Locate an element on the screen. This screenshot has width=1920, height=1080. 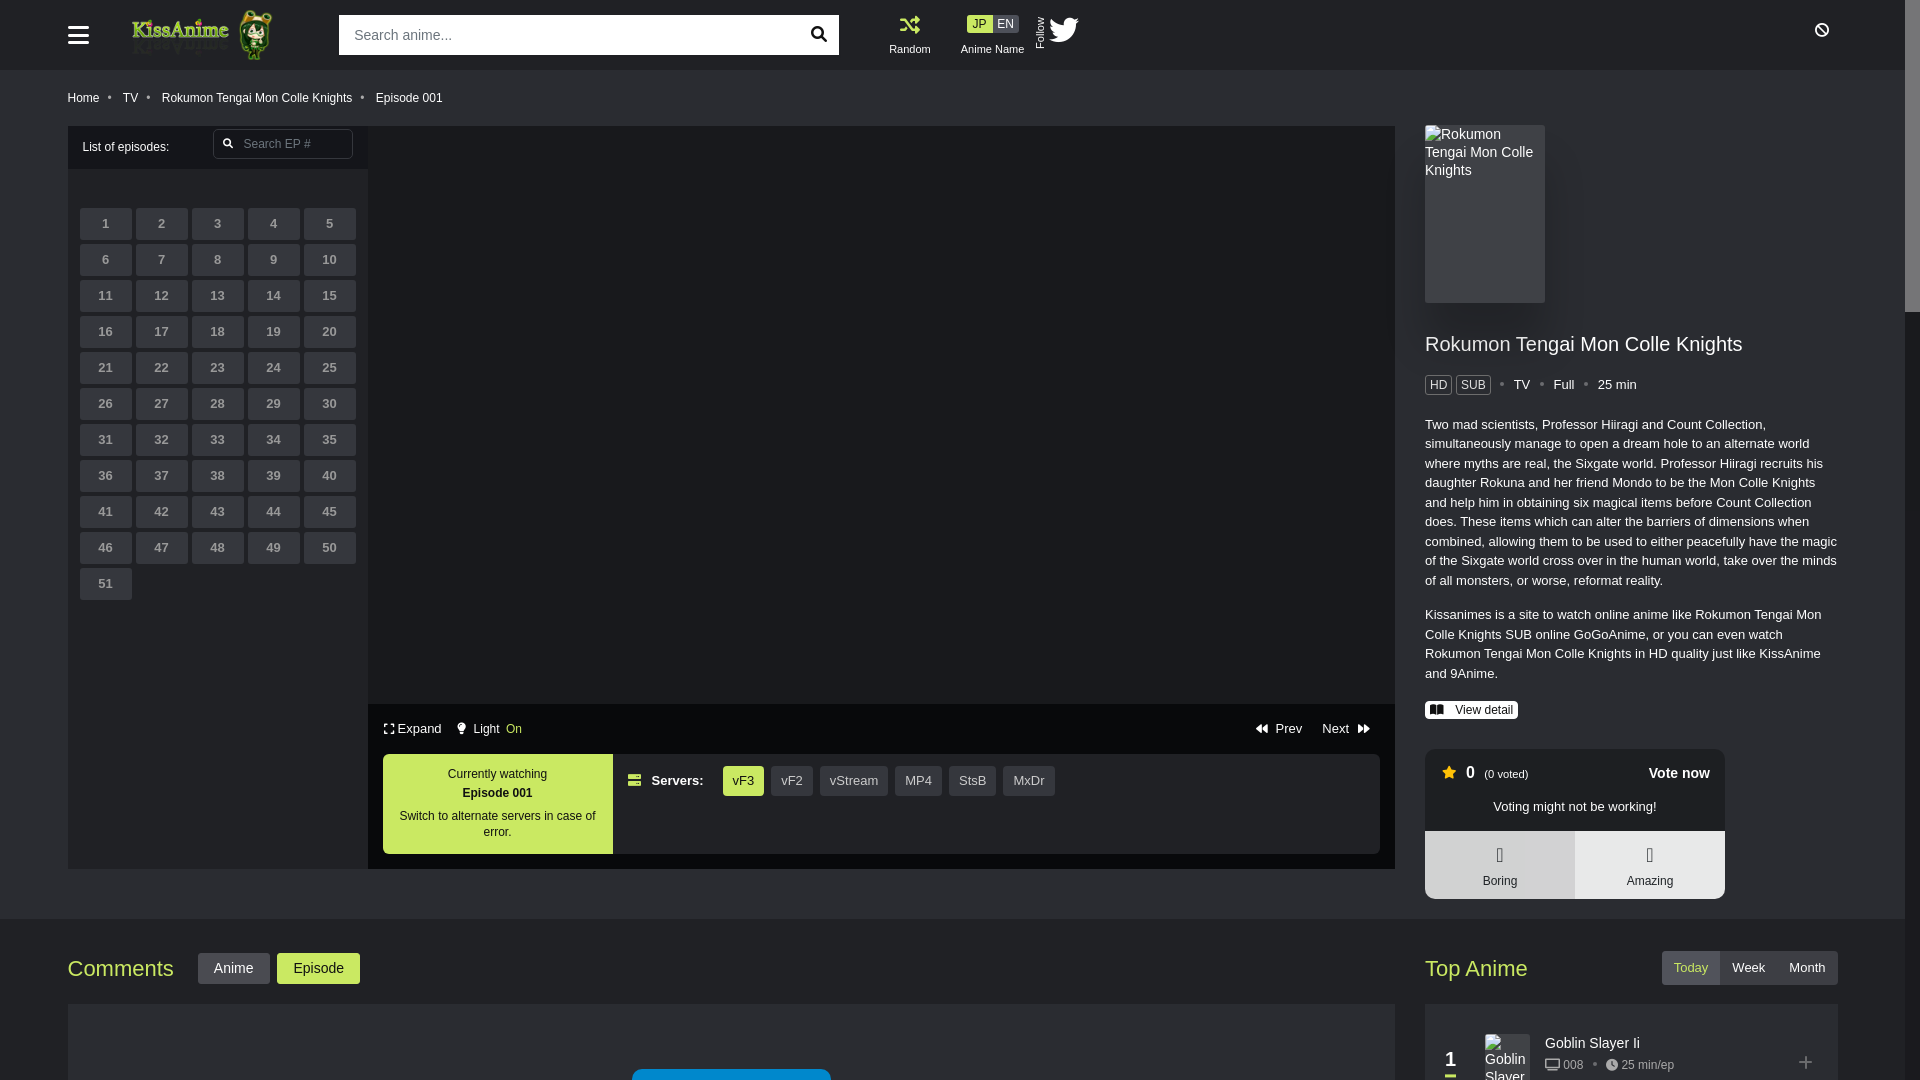
'46' is located at coordinates (104, 547).